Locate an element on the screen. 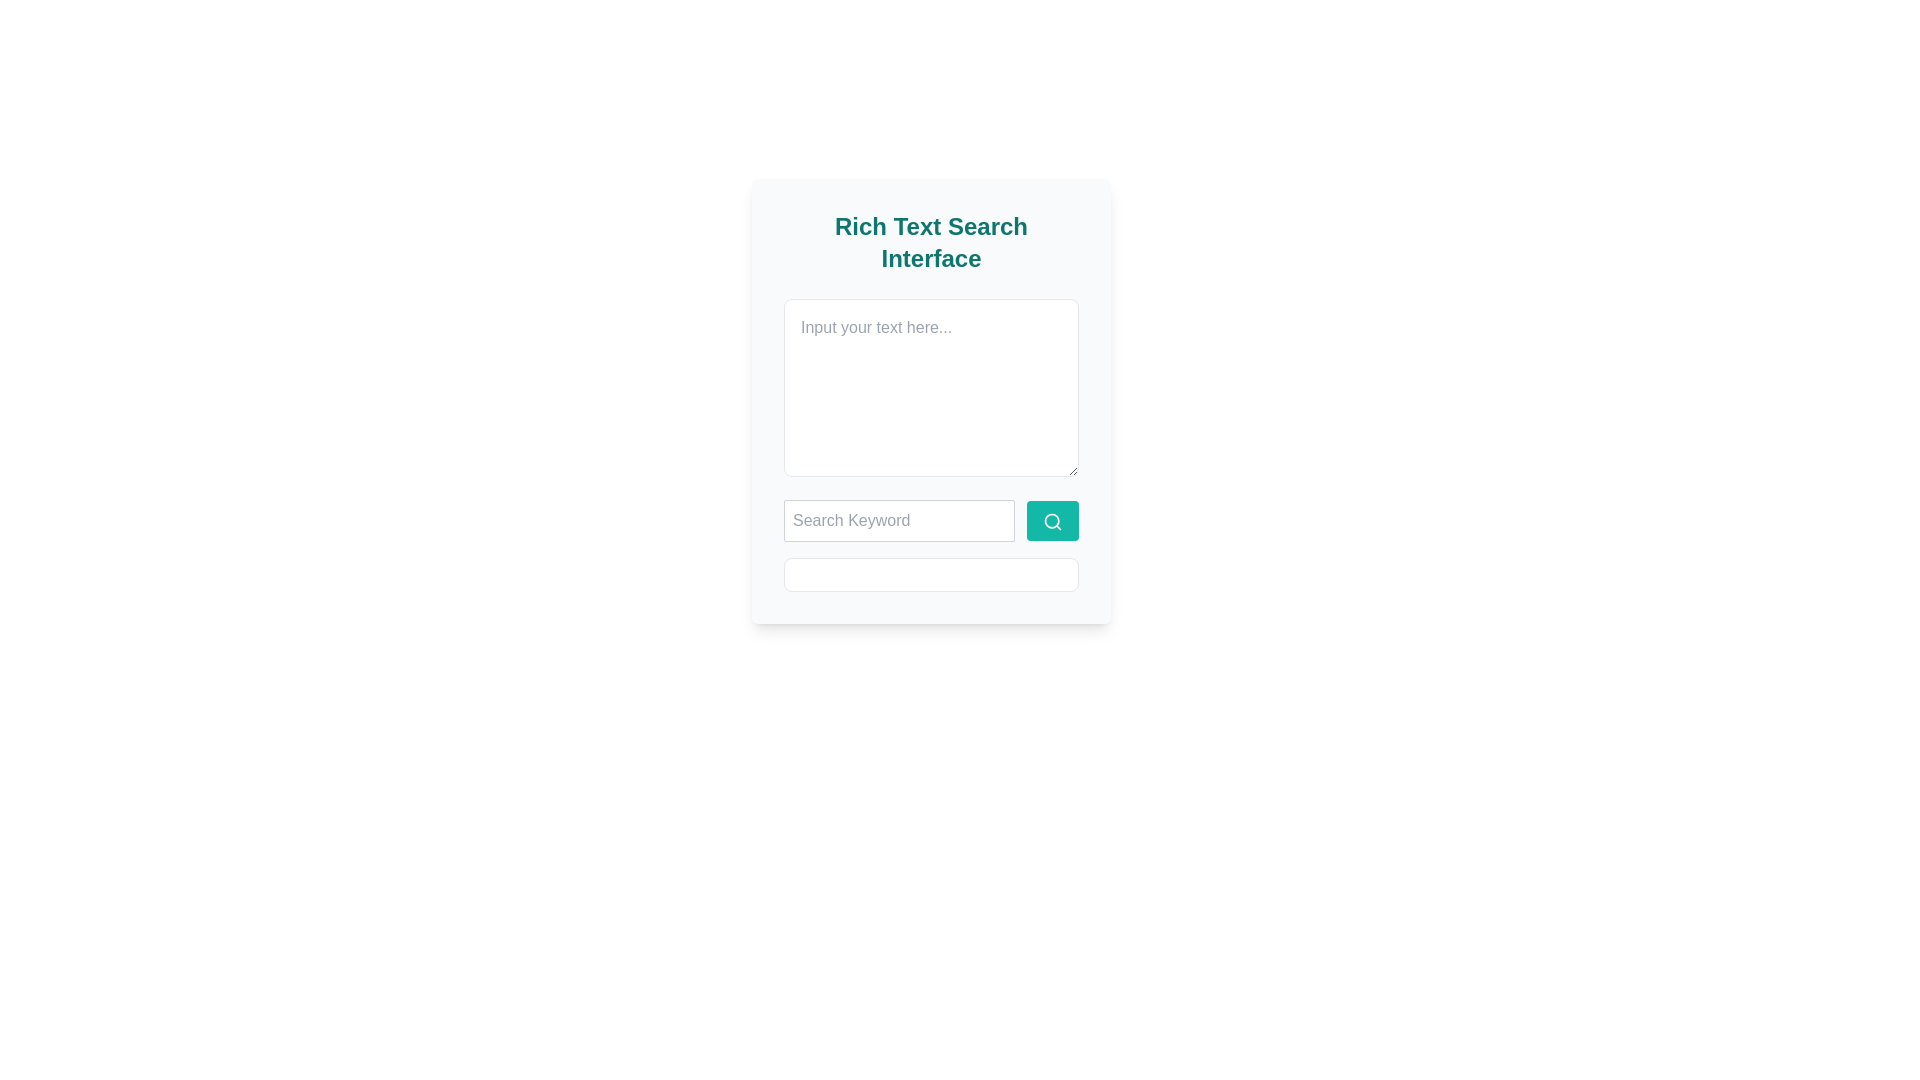 Image resolution: width=1920 pixels, height=1080 pixels. the search button located immediately to the right of the search input field to initiate a search operation is located at coordinates (1051, 519).